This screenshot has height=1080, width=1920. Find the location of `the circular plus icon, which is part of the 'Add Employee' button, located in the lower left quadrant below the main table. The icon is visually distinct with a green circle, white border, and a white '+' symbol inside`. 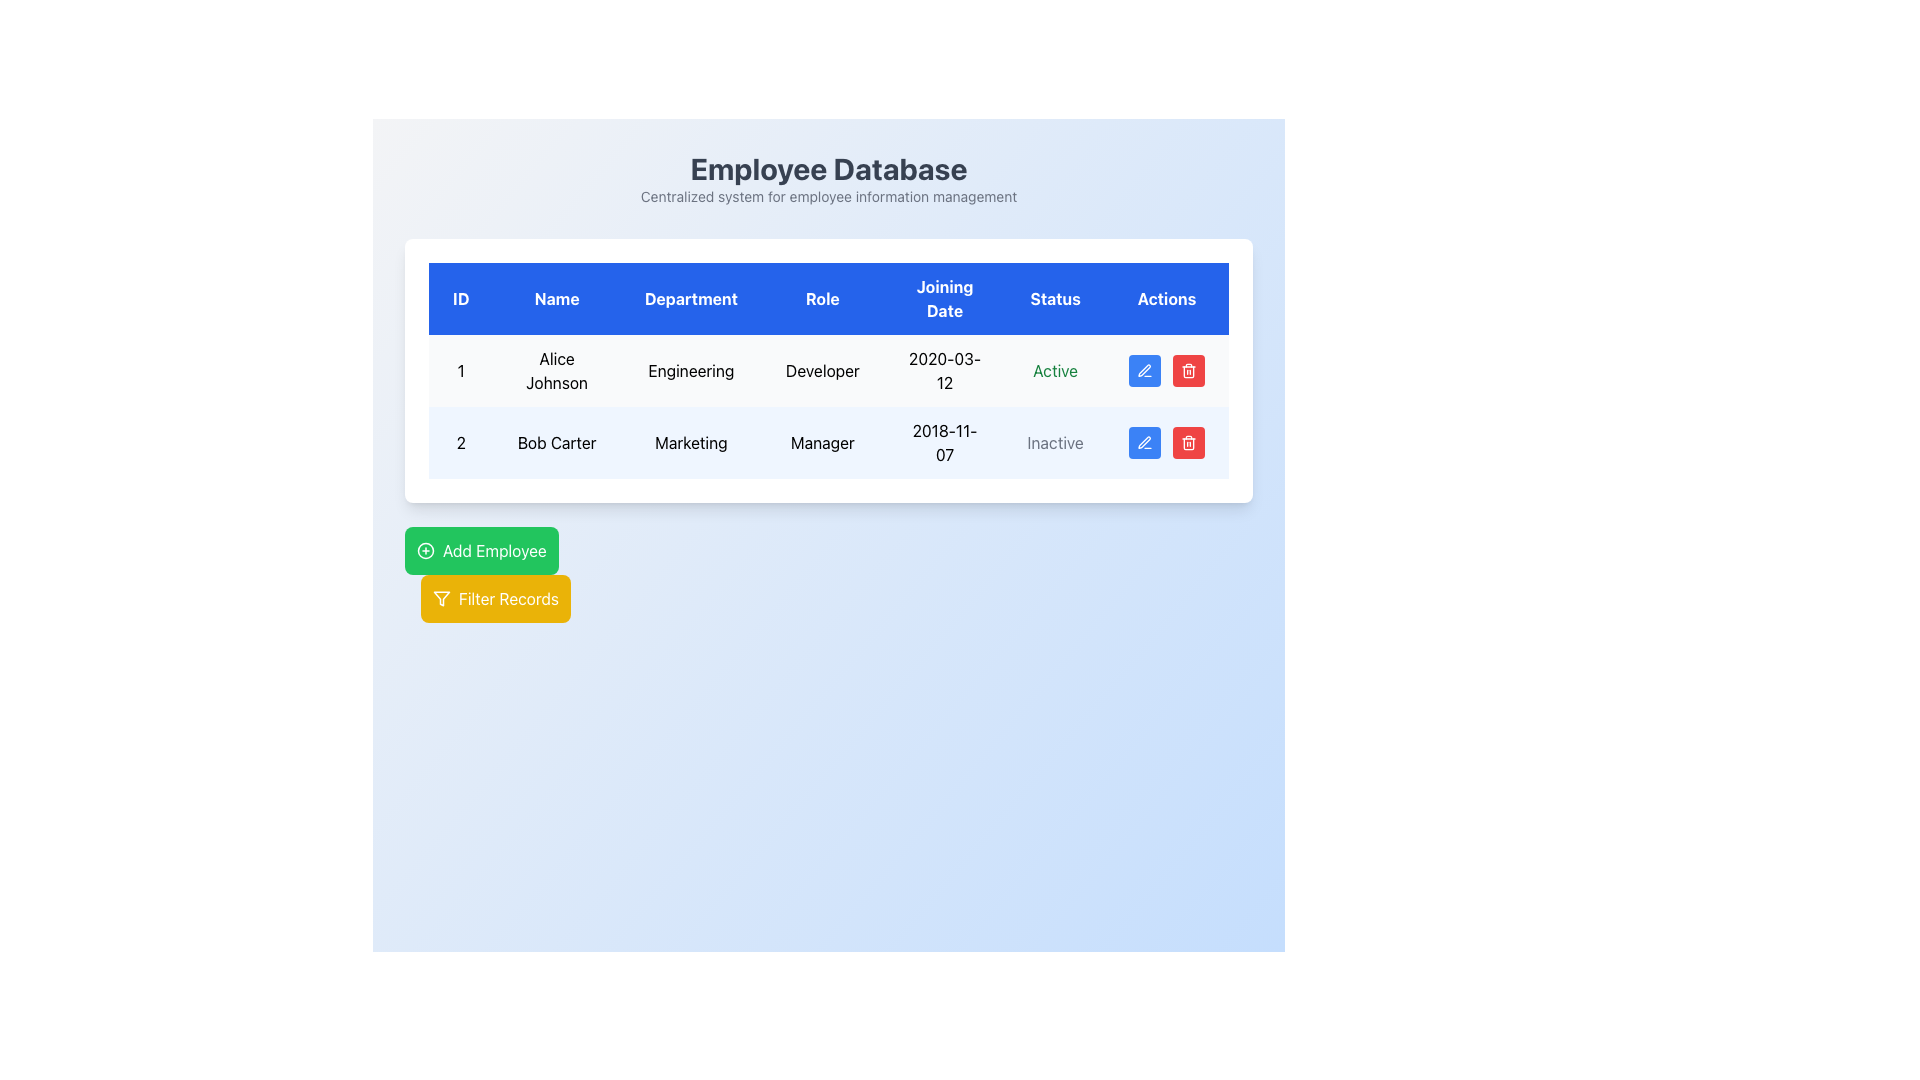

the circular plus icon, which is part of the 'Add Employee' button, located in the lower left quadrant below the main table. The icon is visually distinct with a green circle, white border, and a white '+' symbol inside is located at coordinates (425, 551).